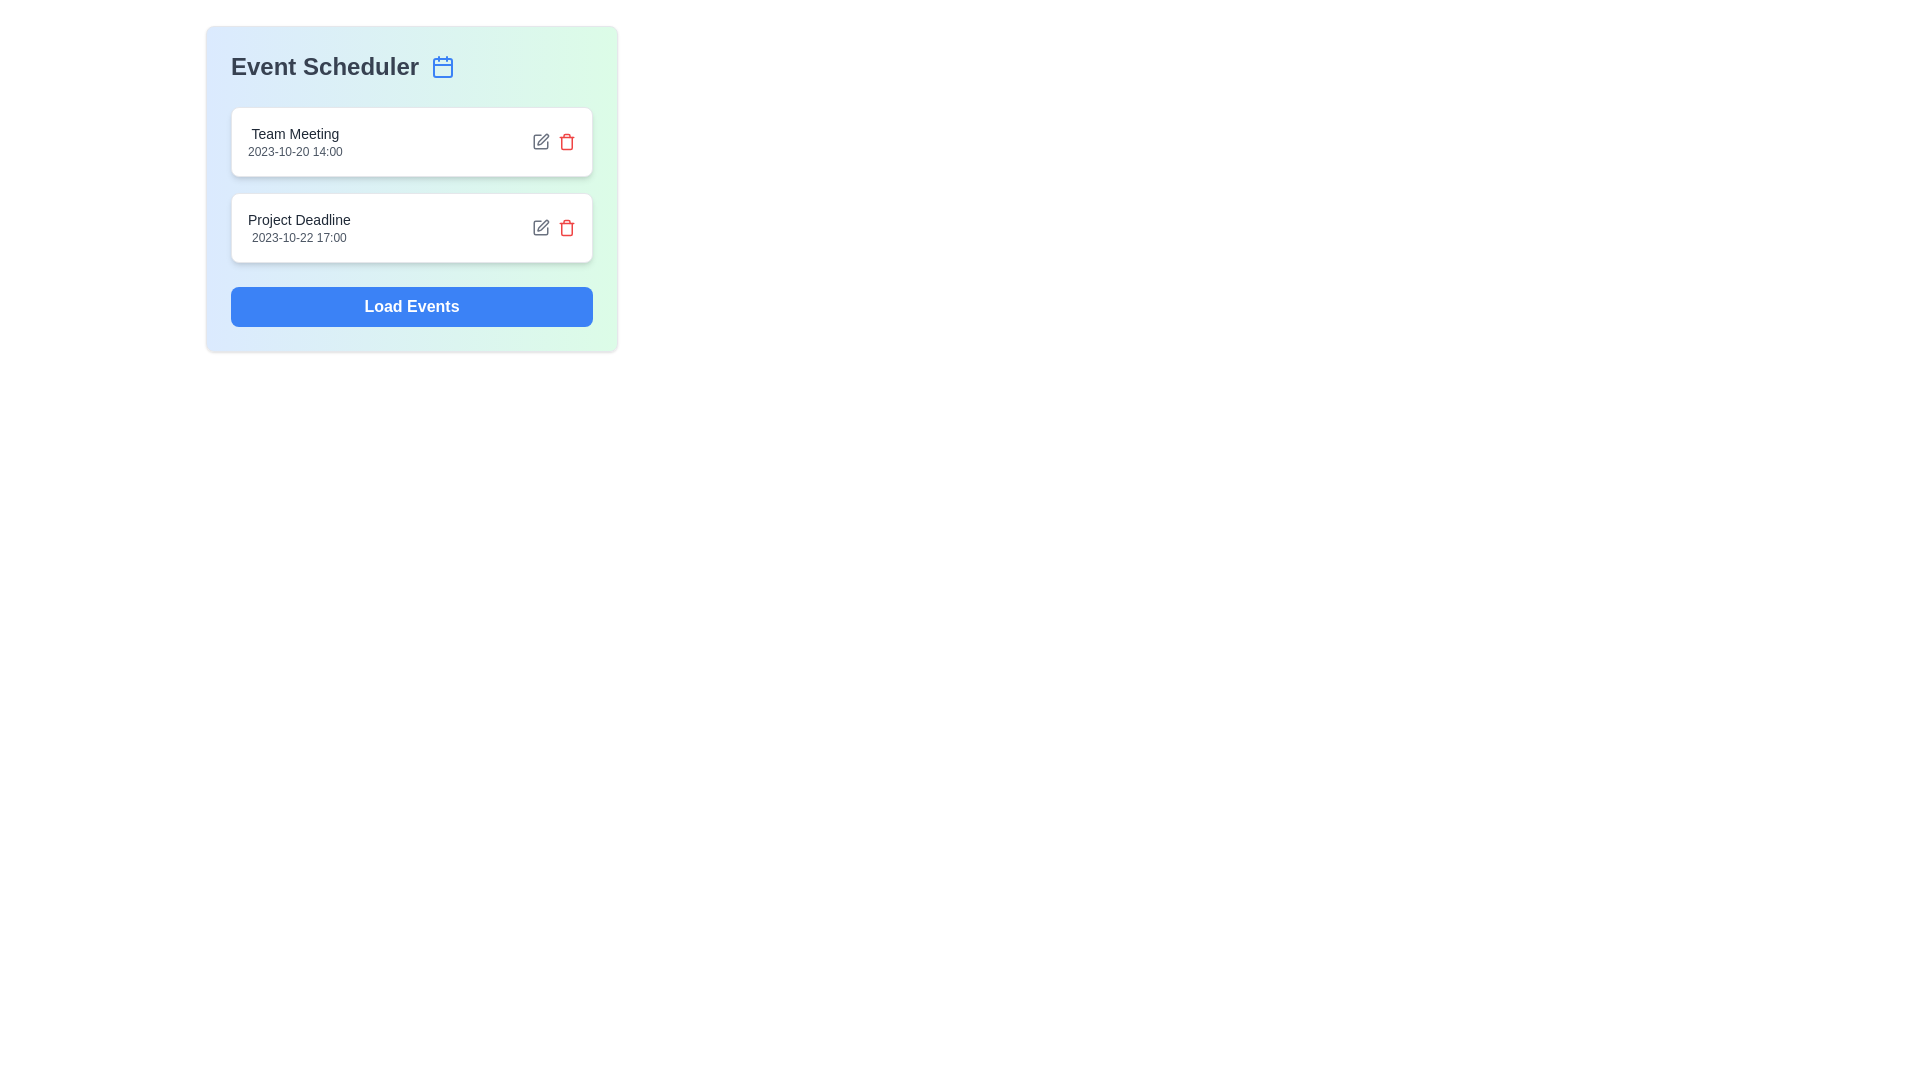 The width and height of the screenshot is (1920, 1080). Describe the element at coordinates (565, 226) in the screenshot. I see `the clickable icon (delete button) located on the right side of the second event item under 'Event Scheduler'` at that location.